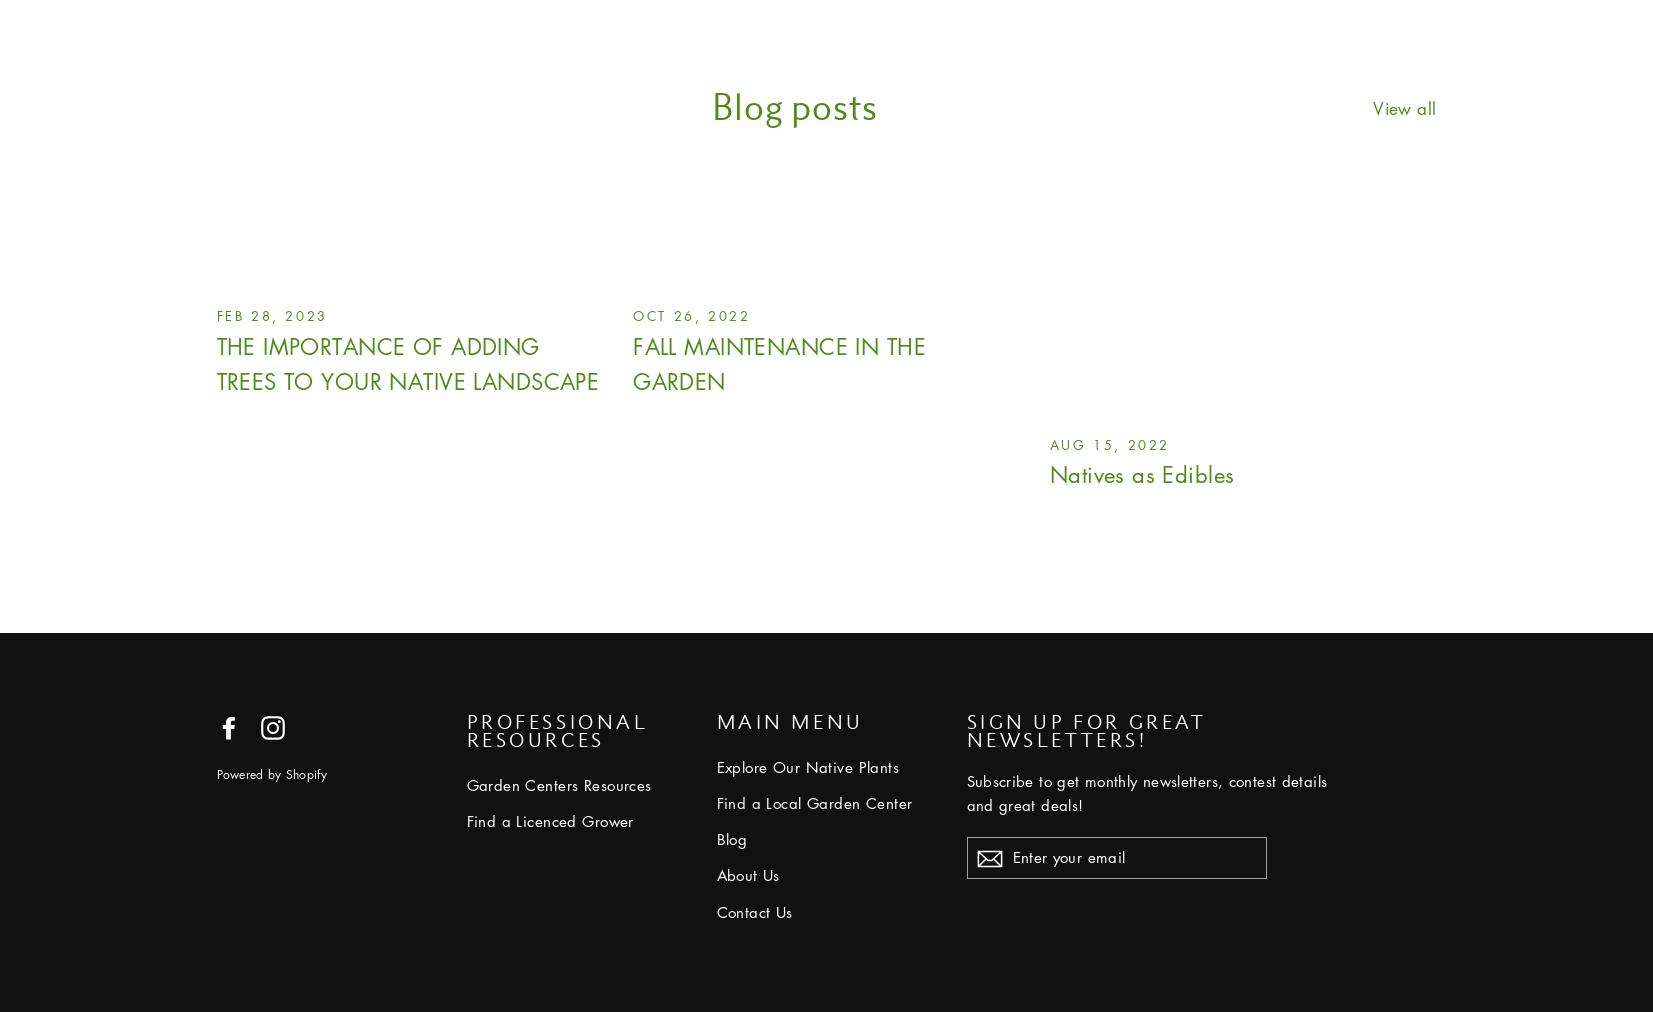 This screenshot has height=1012, width=1653. I want to click on 'PROFESSIONAL RESOURCES', so click(556, 729).